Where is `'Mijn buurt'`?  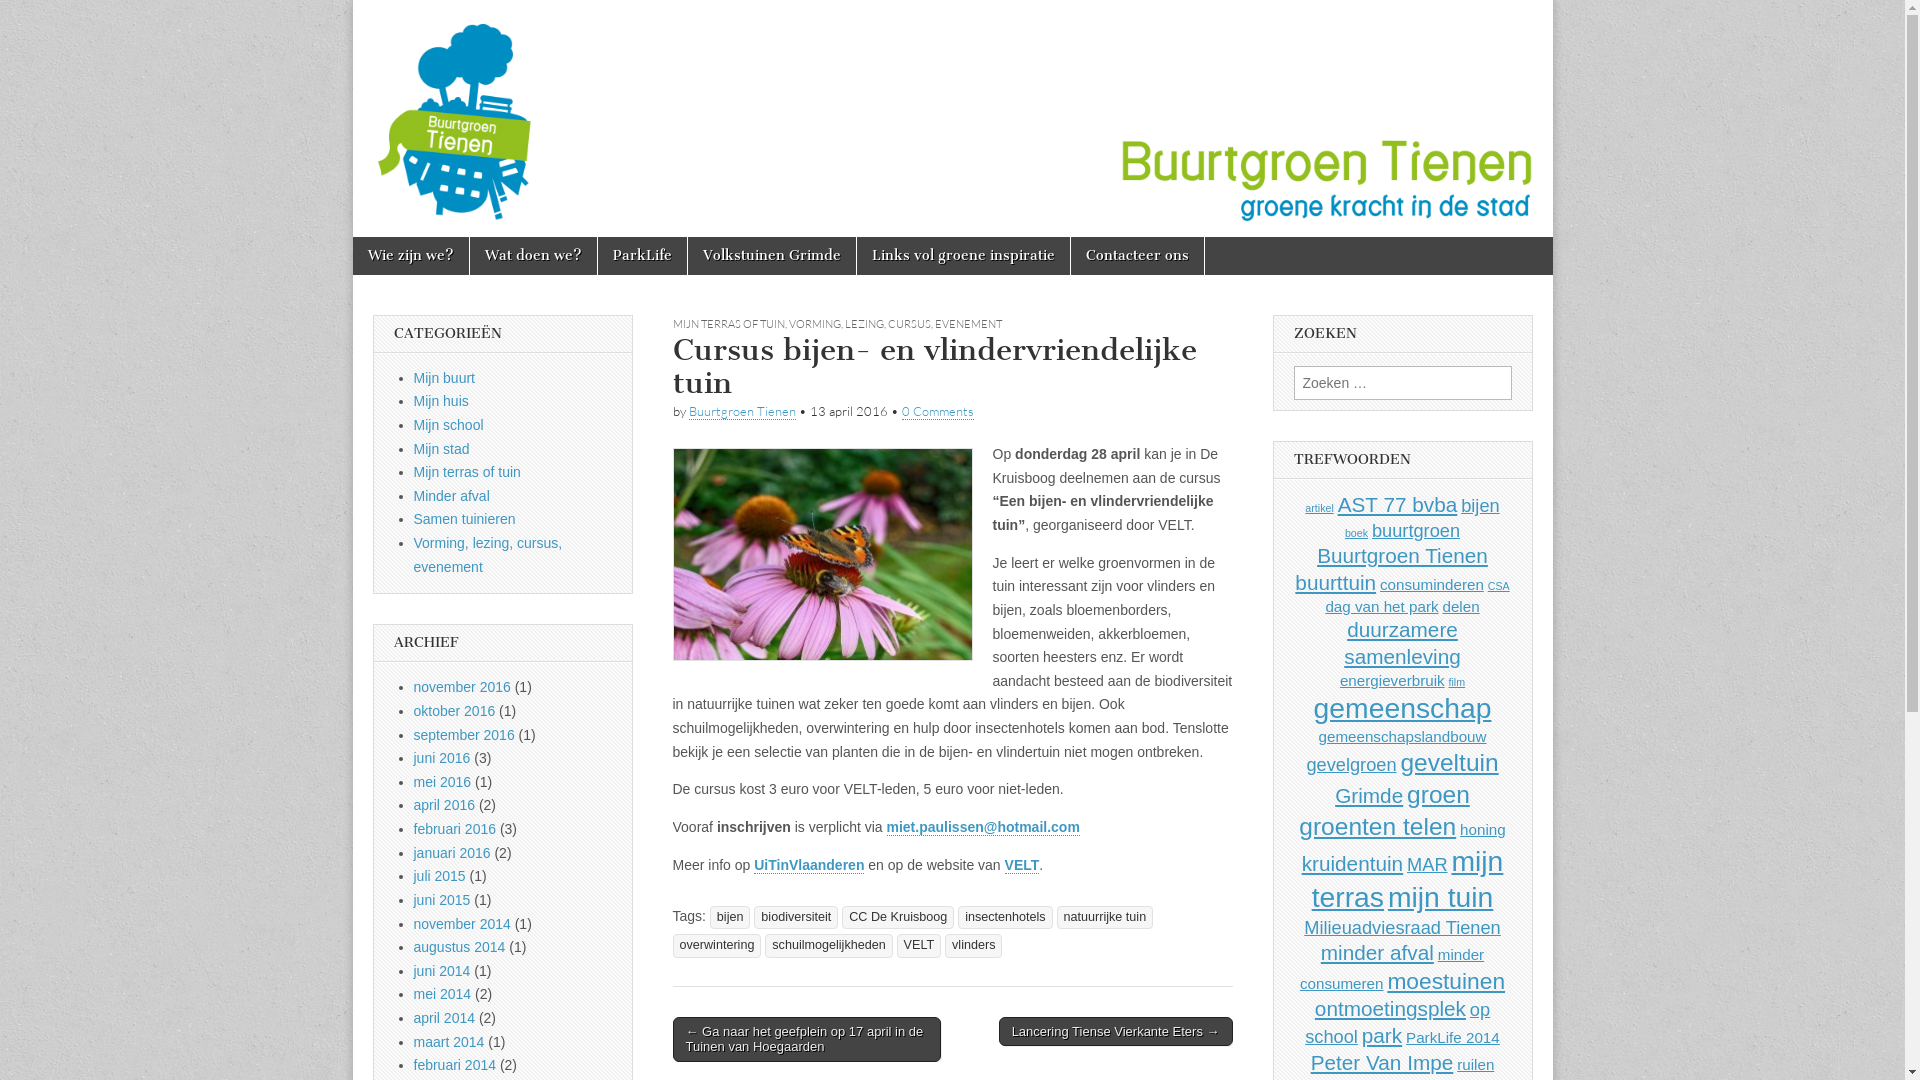 'Mijn buurt' is located at coordinates (443, 378).